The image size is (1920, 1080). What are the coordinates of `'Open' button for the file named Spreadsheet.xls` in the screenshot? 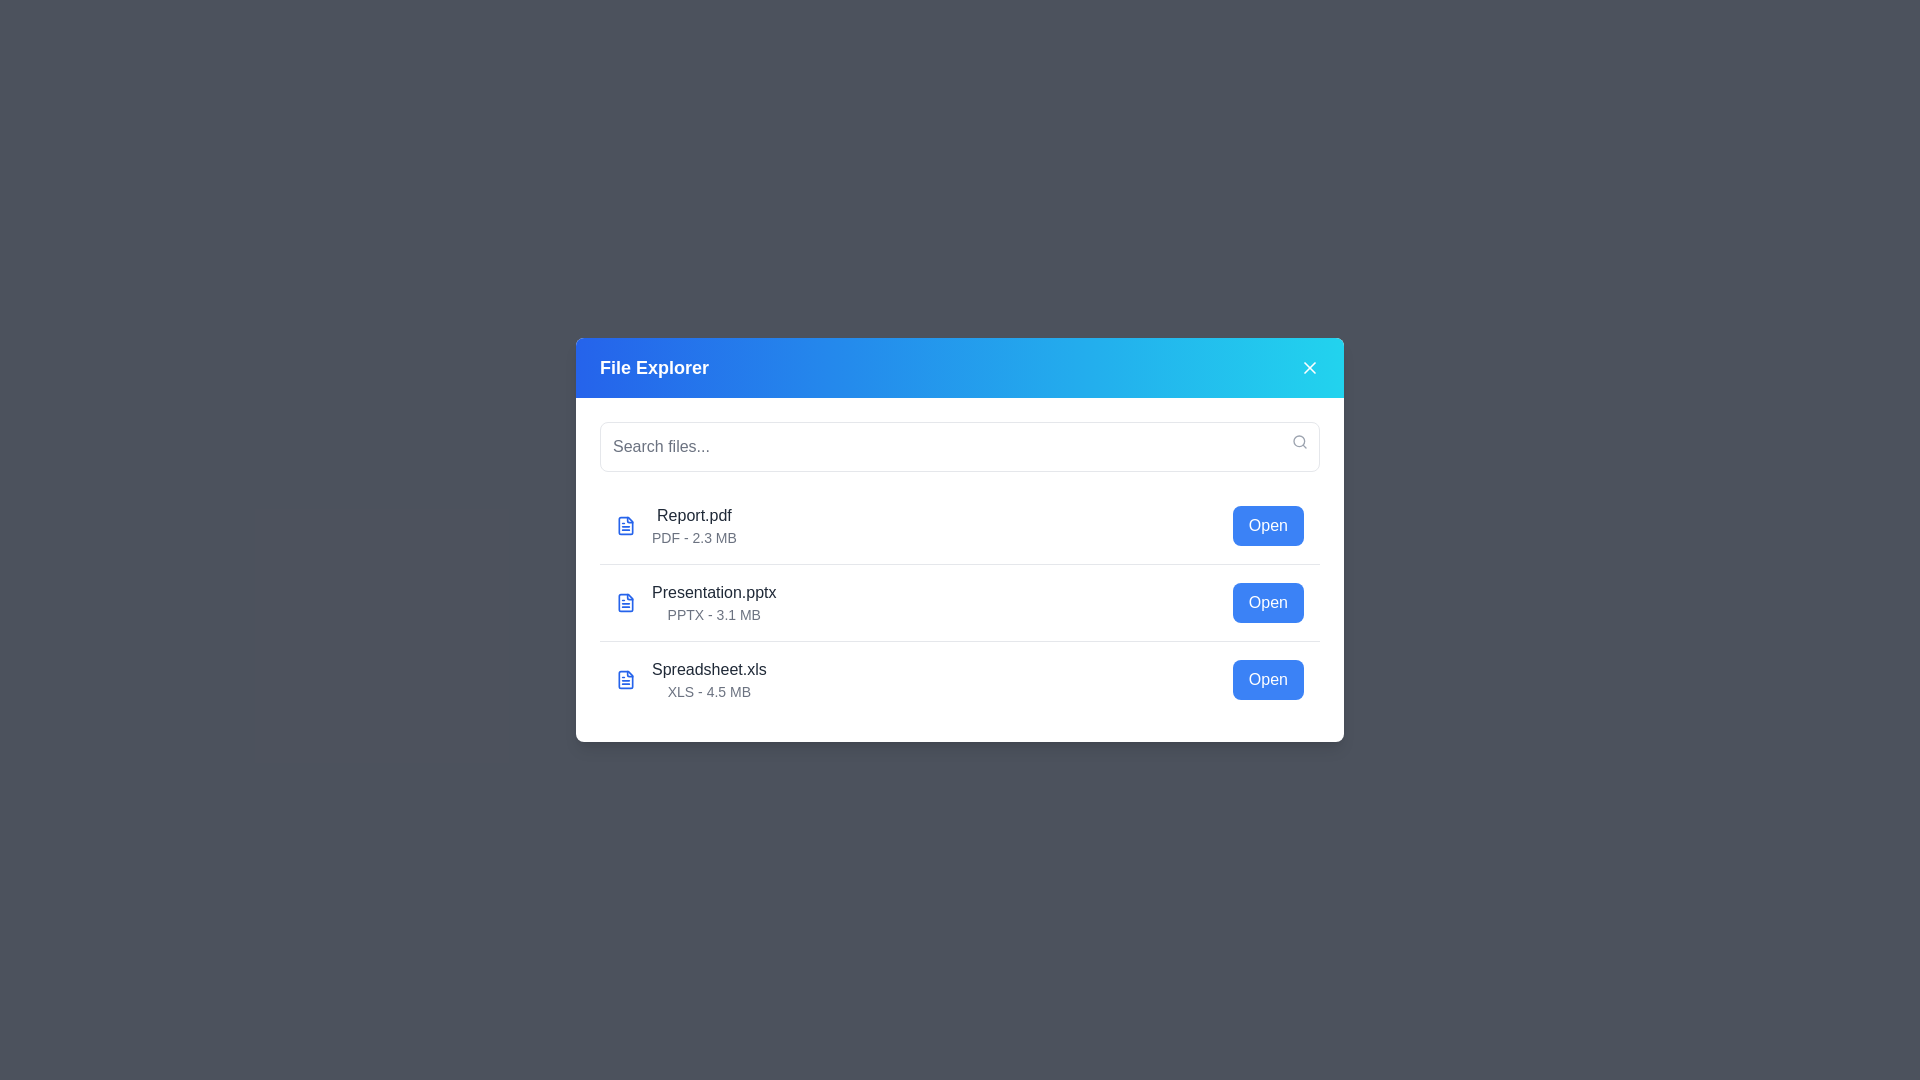 It's located at (1267, 678).